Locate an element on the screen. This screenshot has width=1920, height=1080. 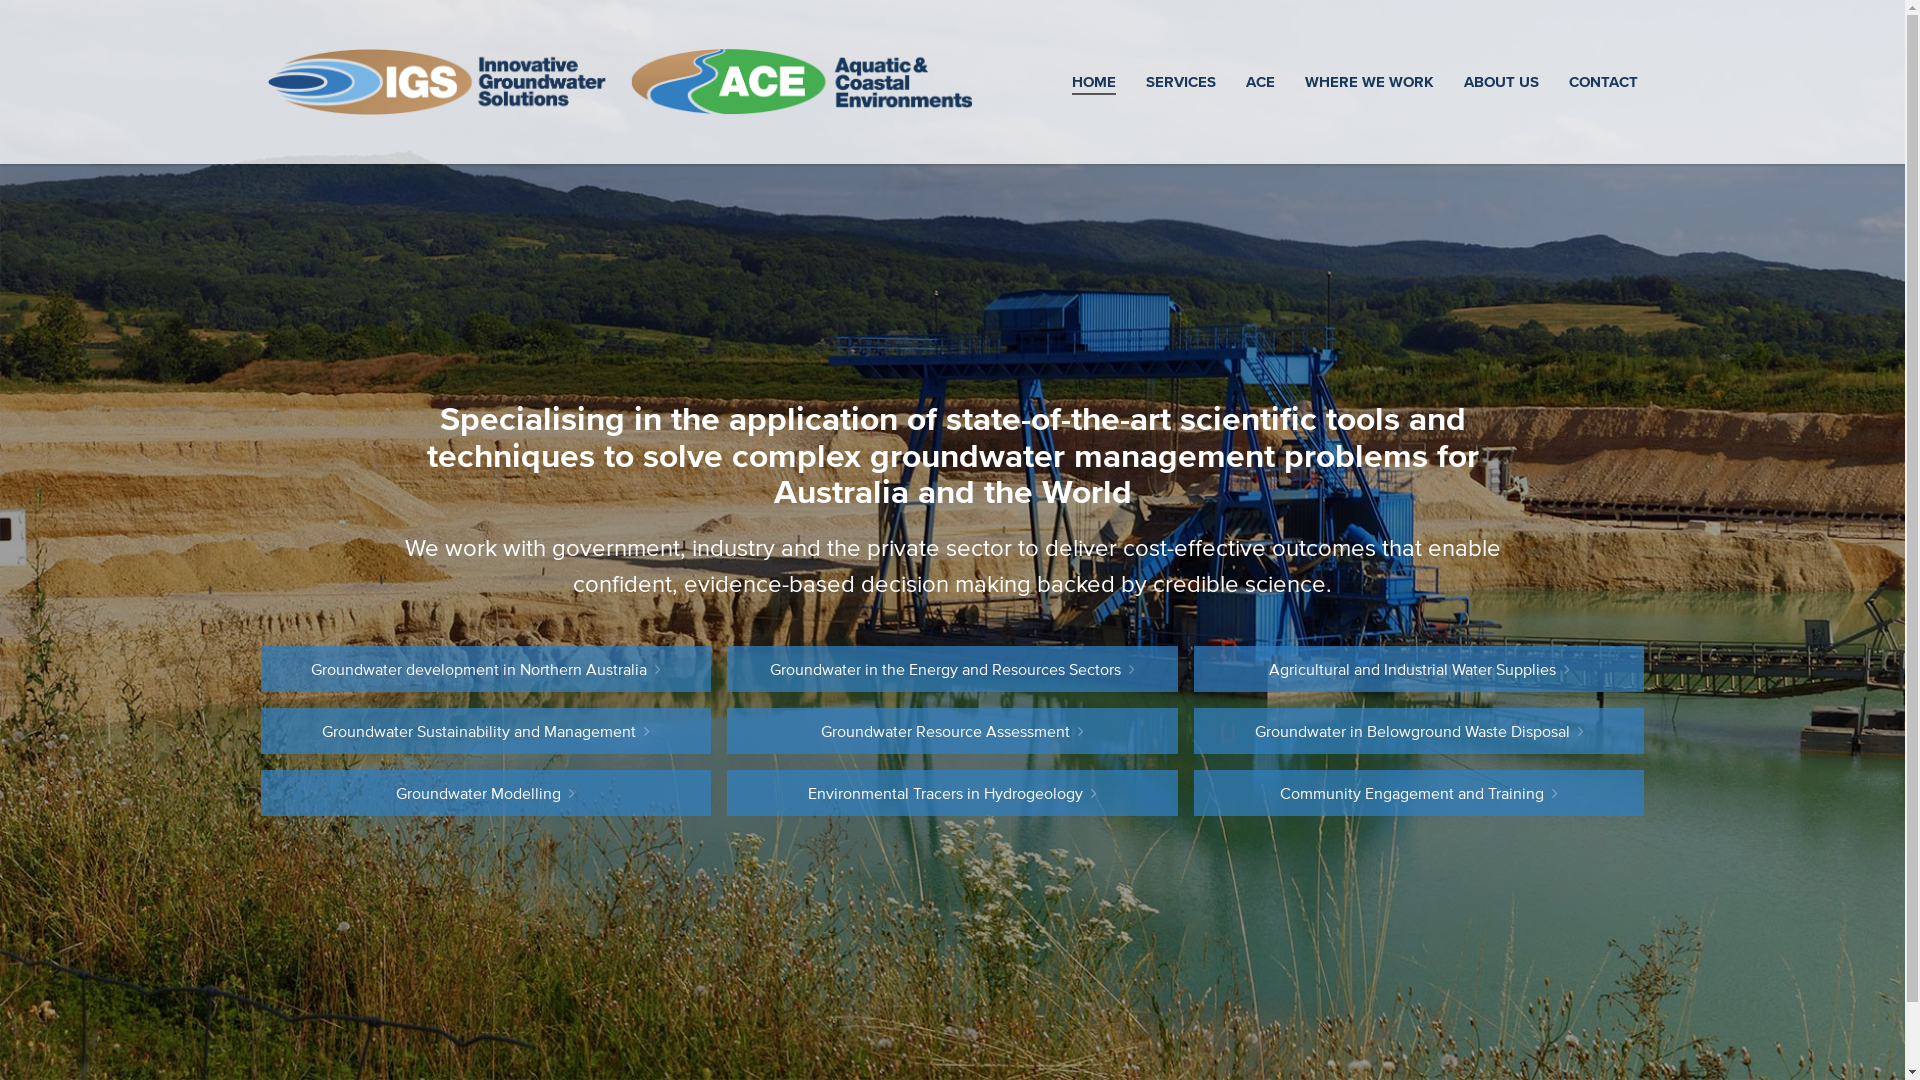
'Environmental Tracers in Hydrogeology  ' is located at coordinates (951, 792).